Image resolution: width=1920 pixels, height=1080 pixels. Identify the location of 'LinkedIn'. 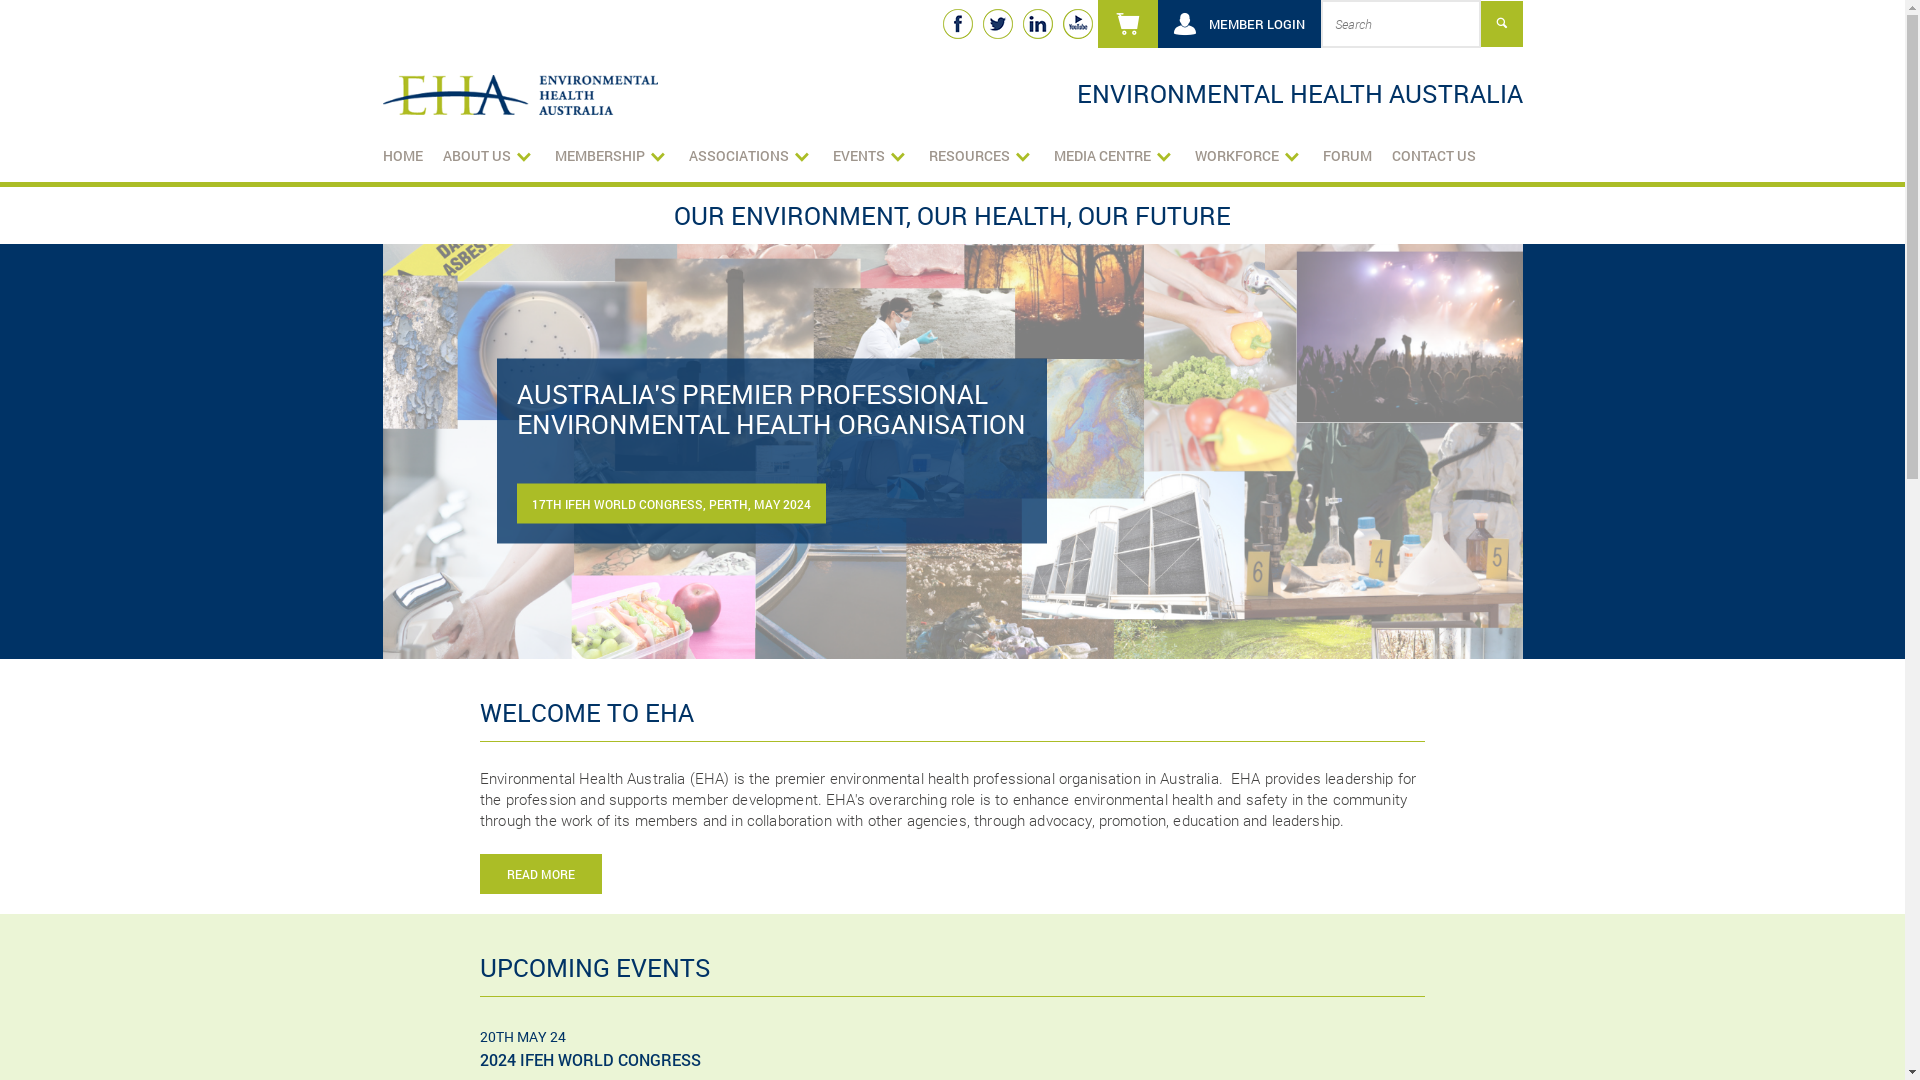
(1022, 23).